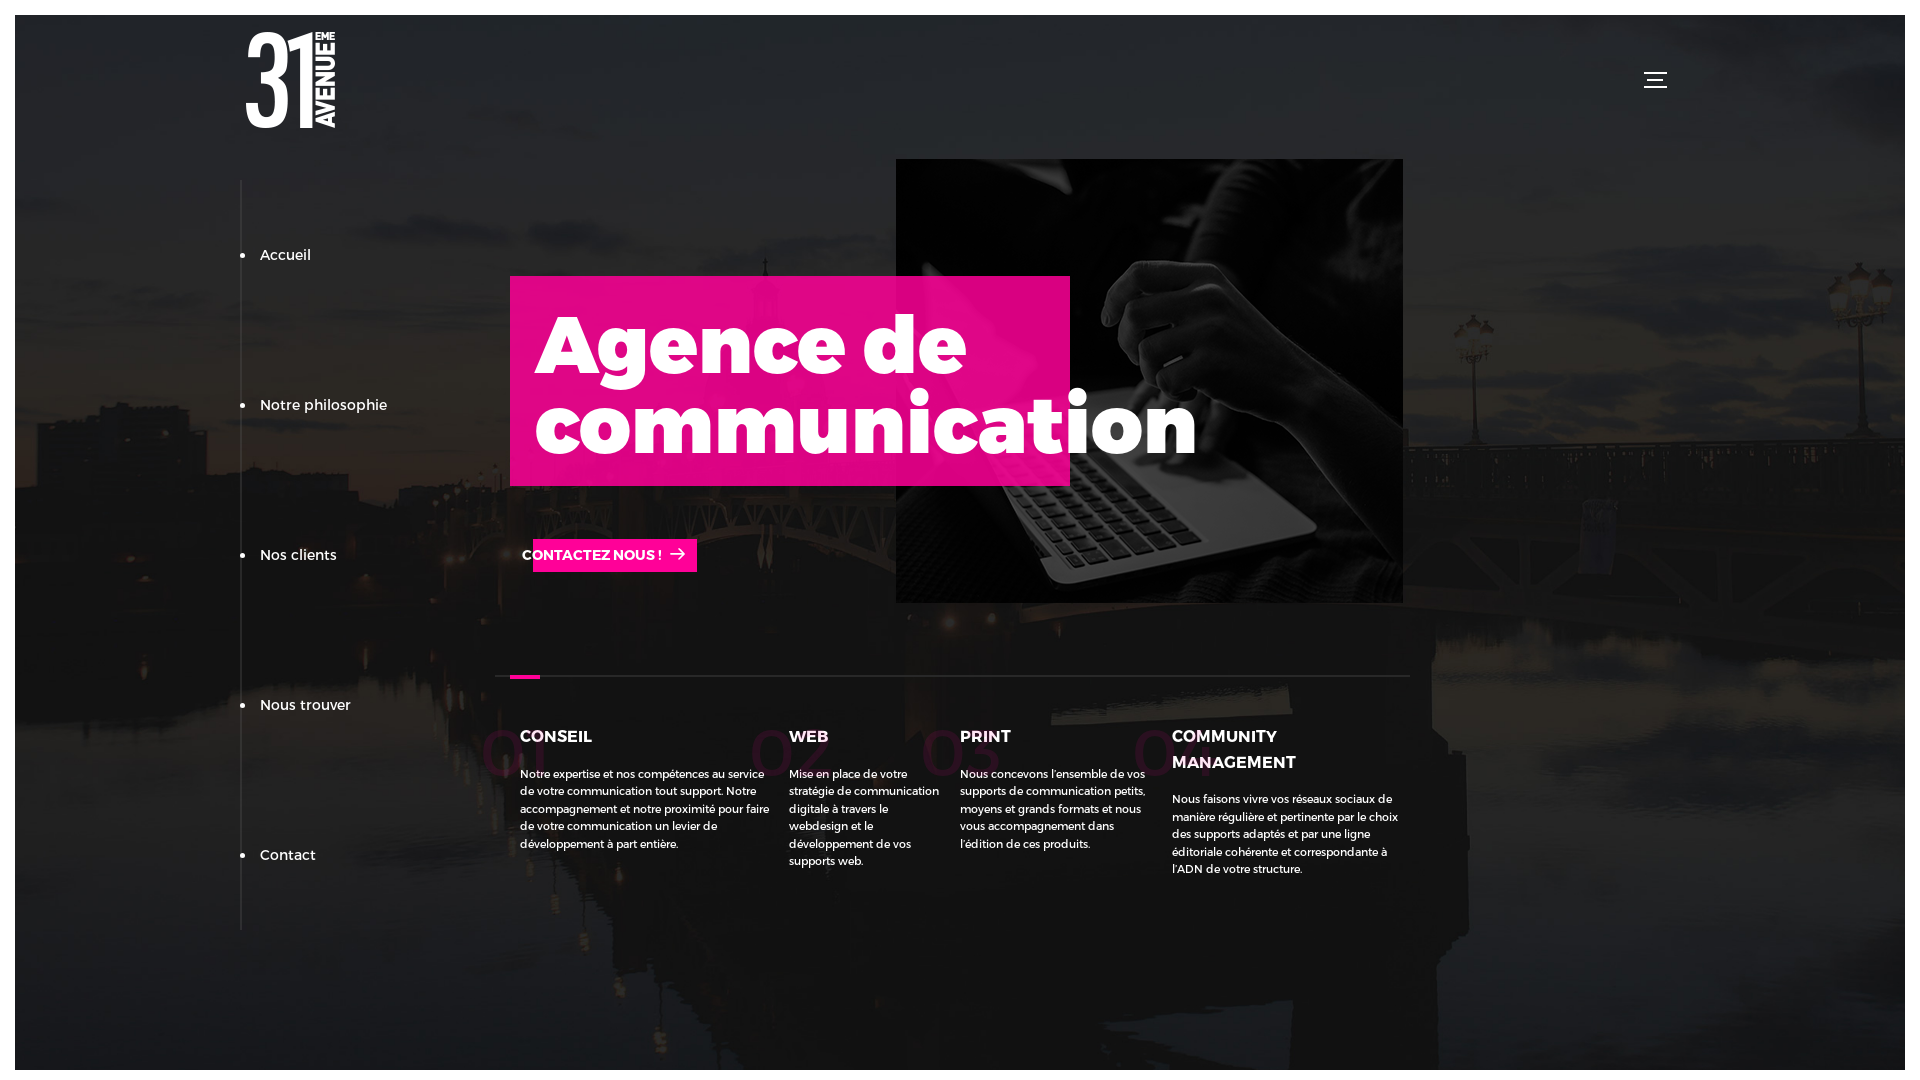 The image size is (1920, 1080). What do you see at coordinates (287, 854) in the screenshot?
I see `'Contact'` at bounding box center [287, 854].